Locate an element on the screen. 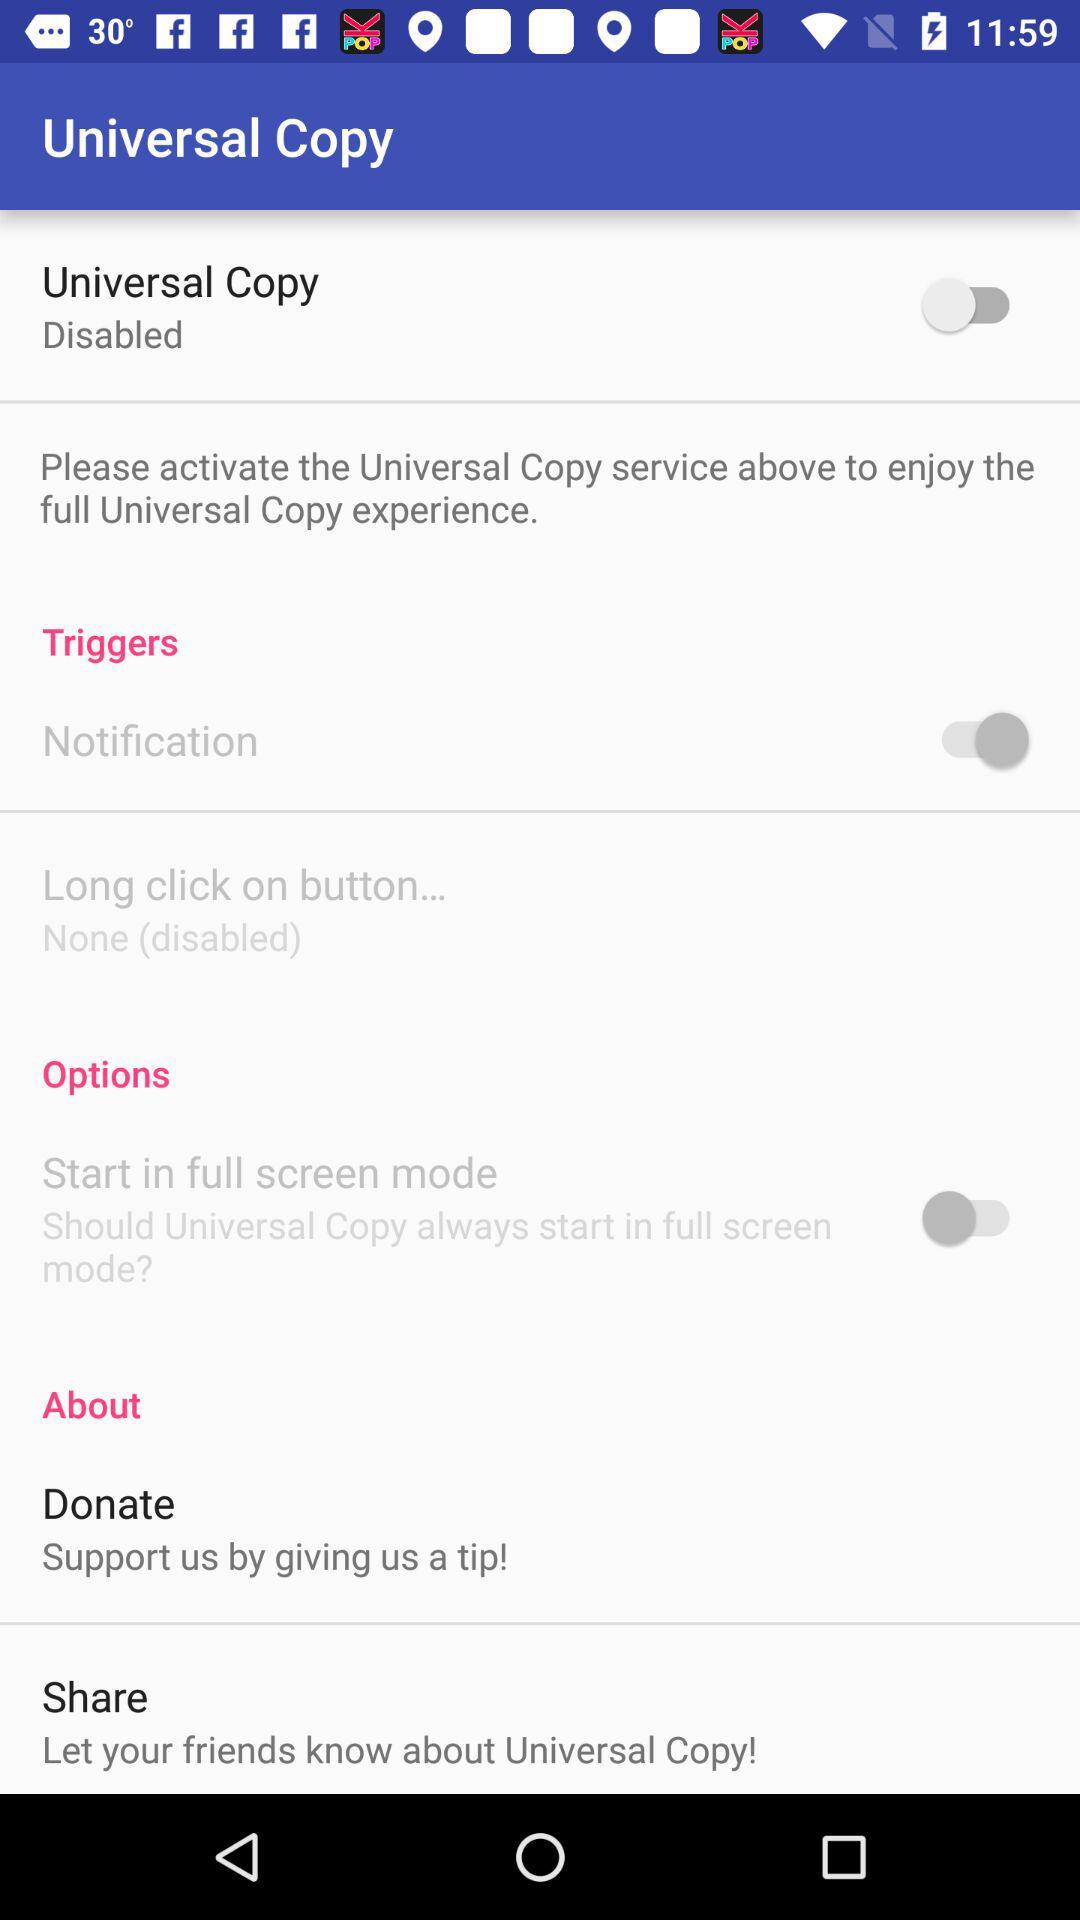  item below the support us by item is located at coordinates (95, 1694).